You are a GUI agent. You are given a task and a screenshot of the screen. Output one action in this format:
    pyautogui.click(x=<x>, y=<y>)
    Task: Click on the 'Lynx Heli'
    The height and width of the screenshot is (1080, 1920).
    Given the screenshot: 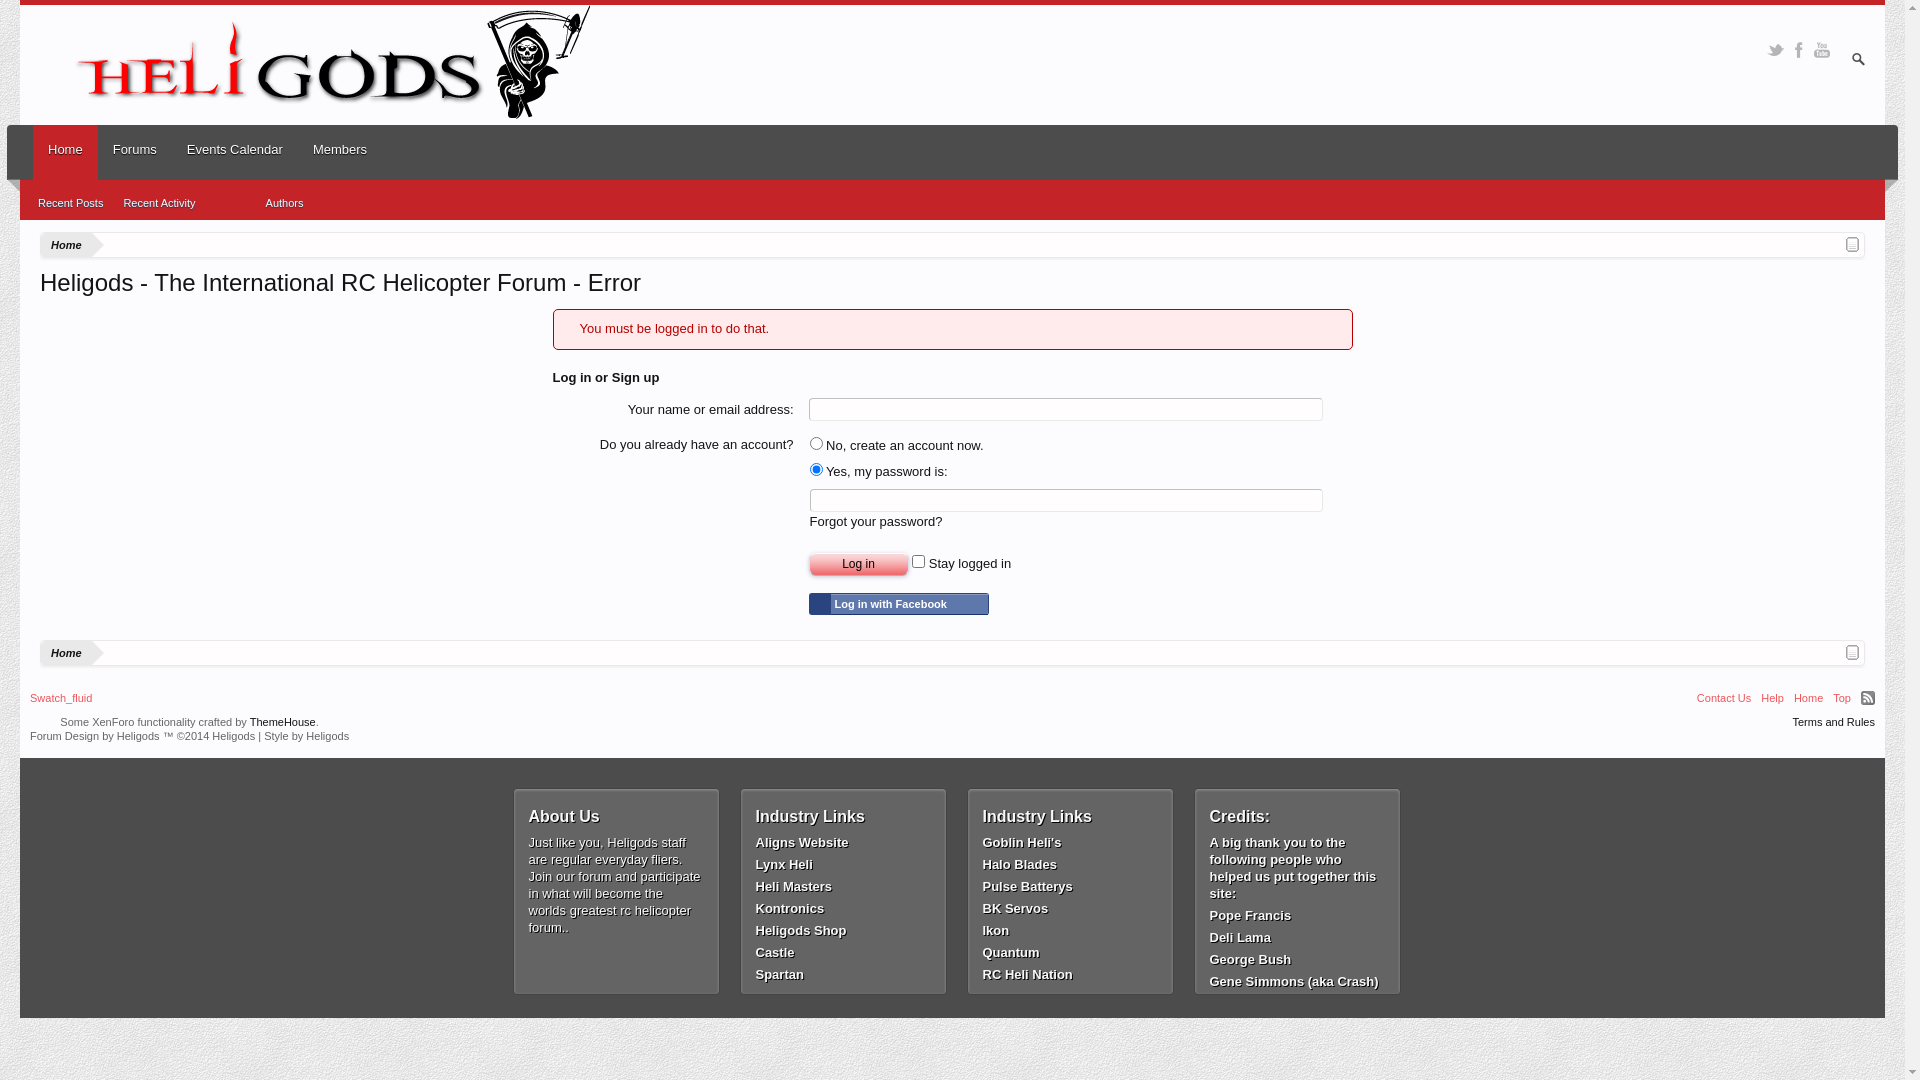 What is the action you would take?
    pyautogui.click(x=843, y=863)
    